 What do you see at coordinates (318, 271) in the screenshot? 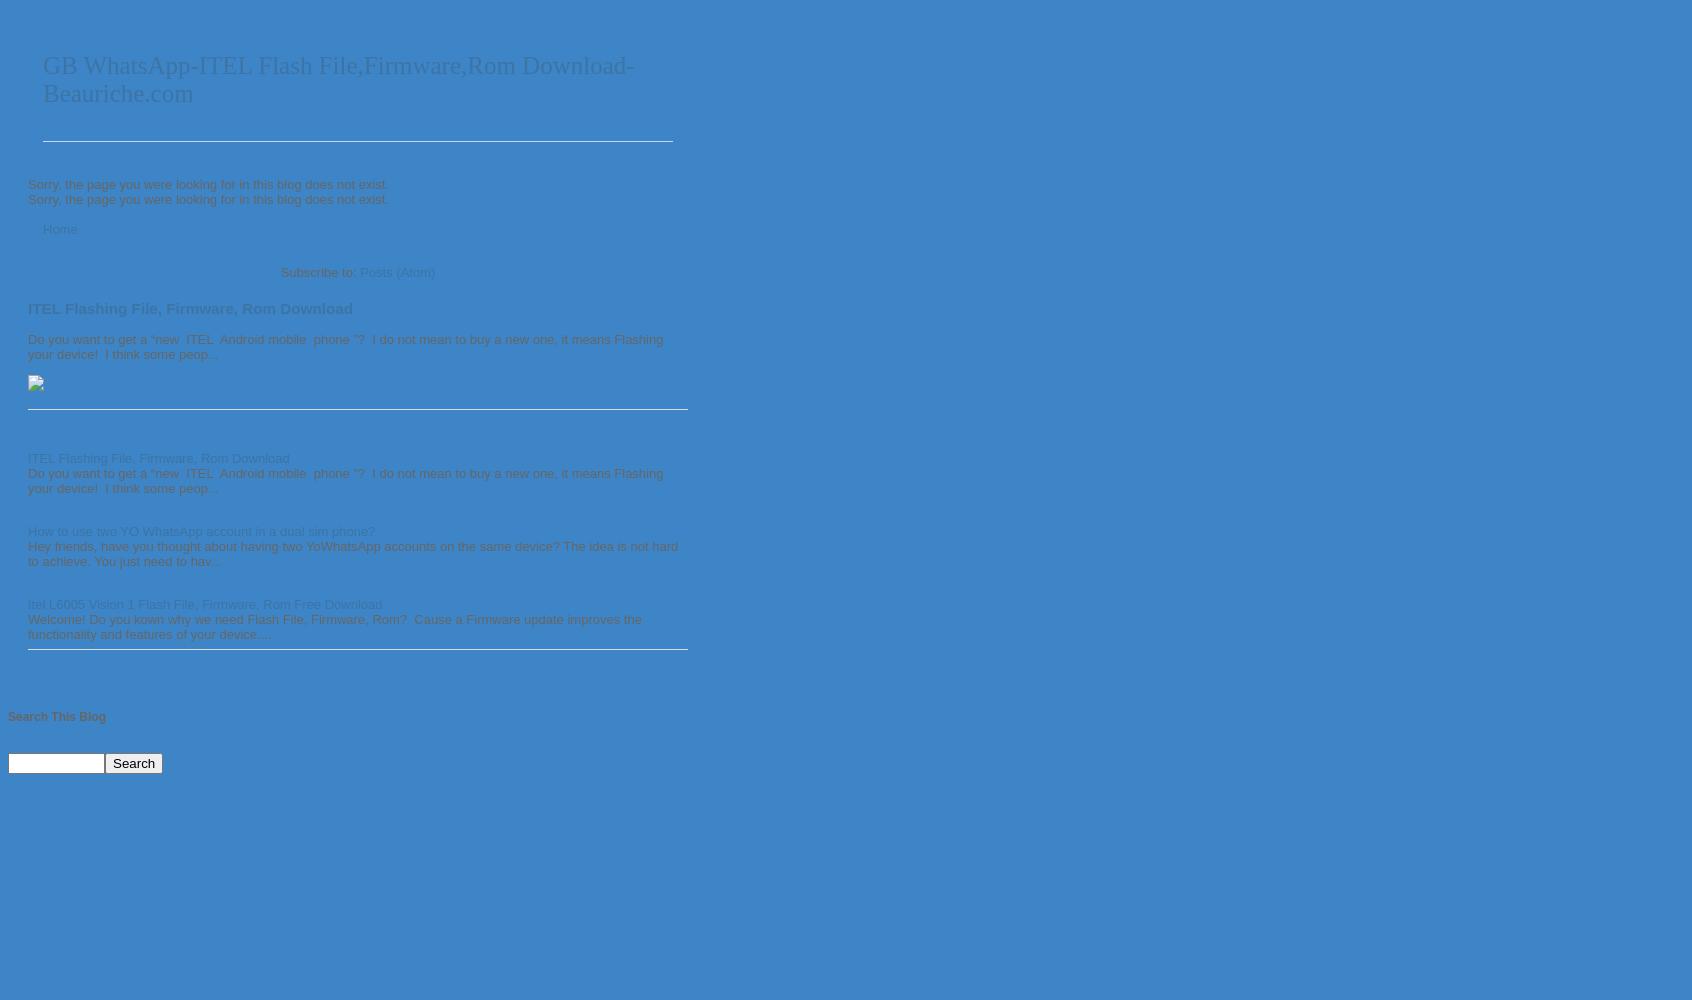
I see `'Subscribe to:'` at bounding box center [318, 271].